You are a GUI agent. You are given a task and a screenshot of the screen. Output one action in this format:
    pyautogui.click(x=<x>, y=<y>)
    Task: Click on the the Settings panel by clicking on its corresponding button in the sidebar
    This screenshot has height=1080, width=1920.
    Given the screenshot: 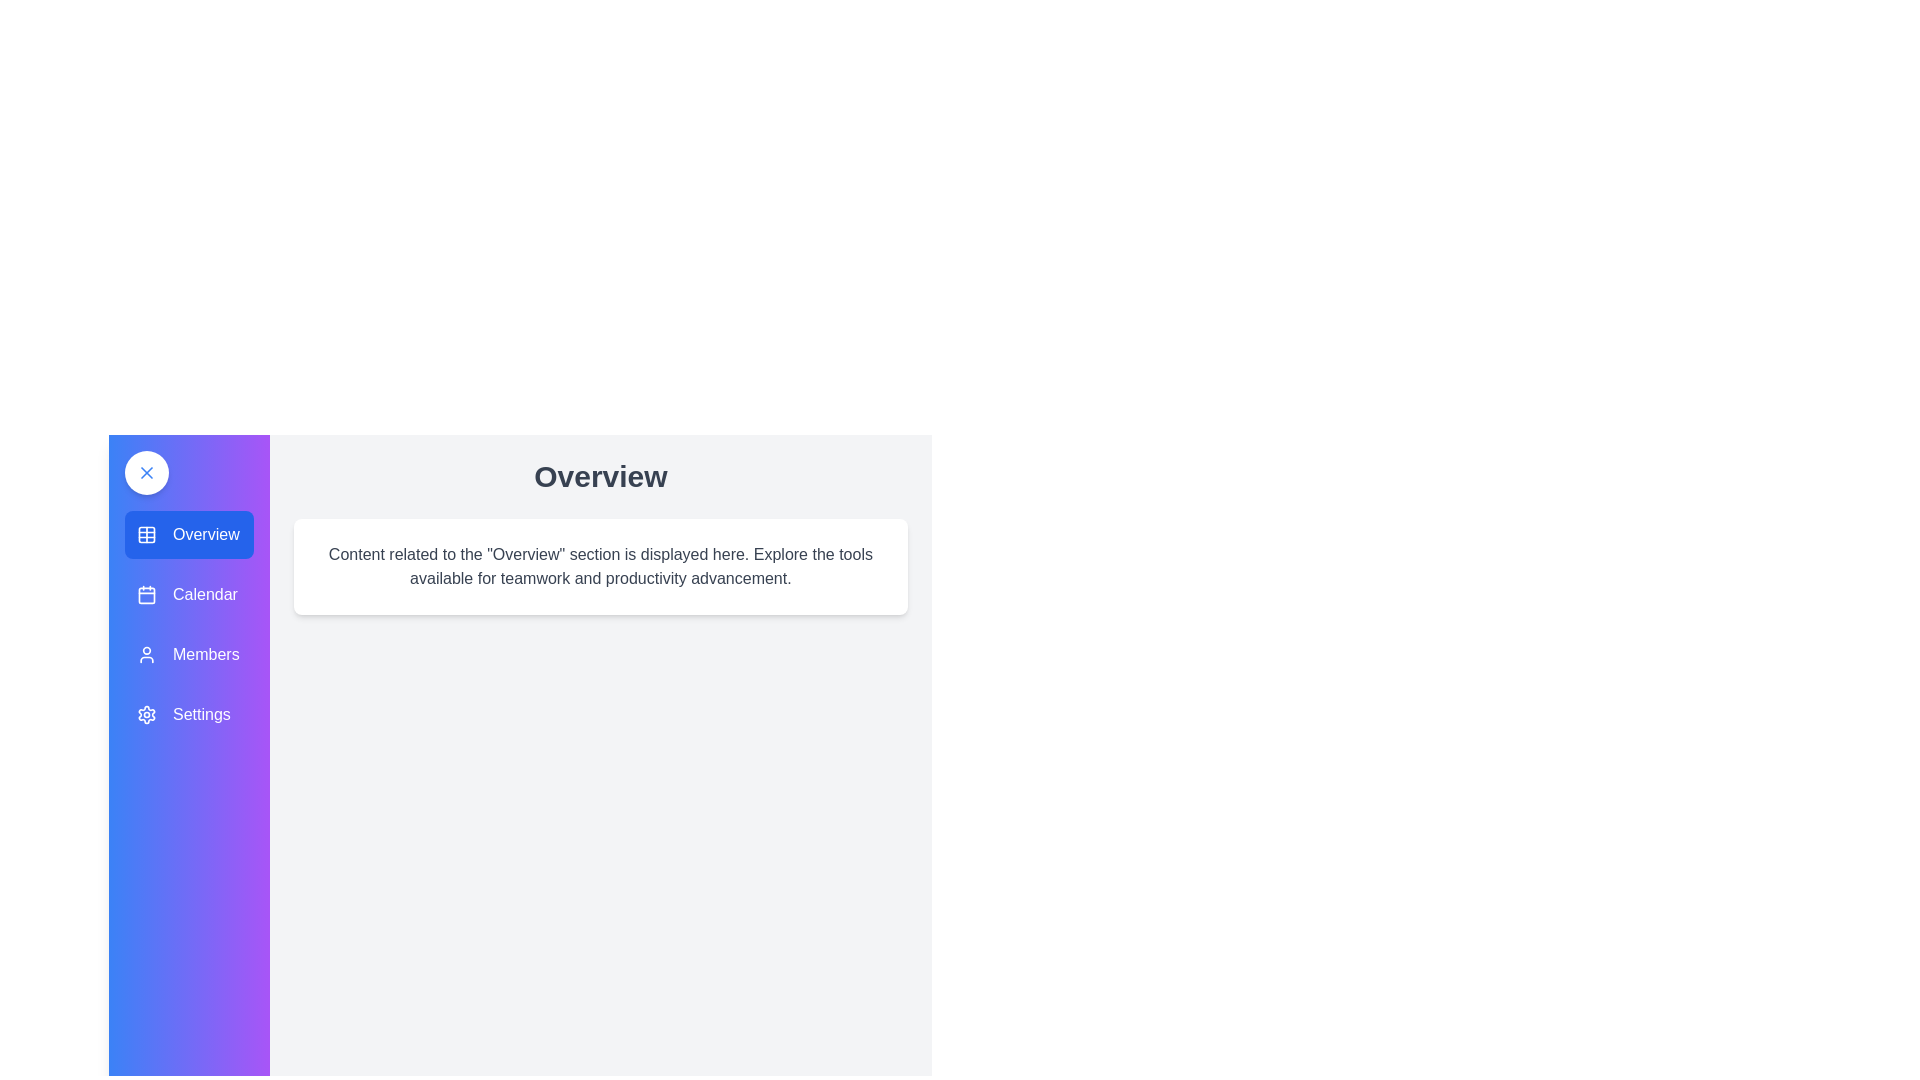 What is the action you would take?
    pyautogui.click(x=188, y=713)
    